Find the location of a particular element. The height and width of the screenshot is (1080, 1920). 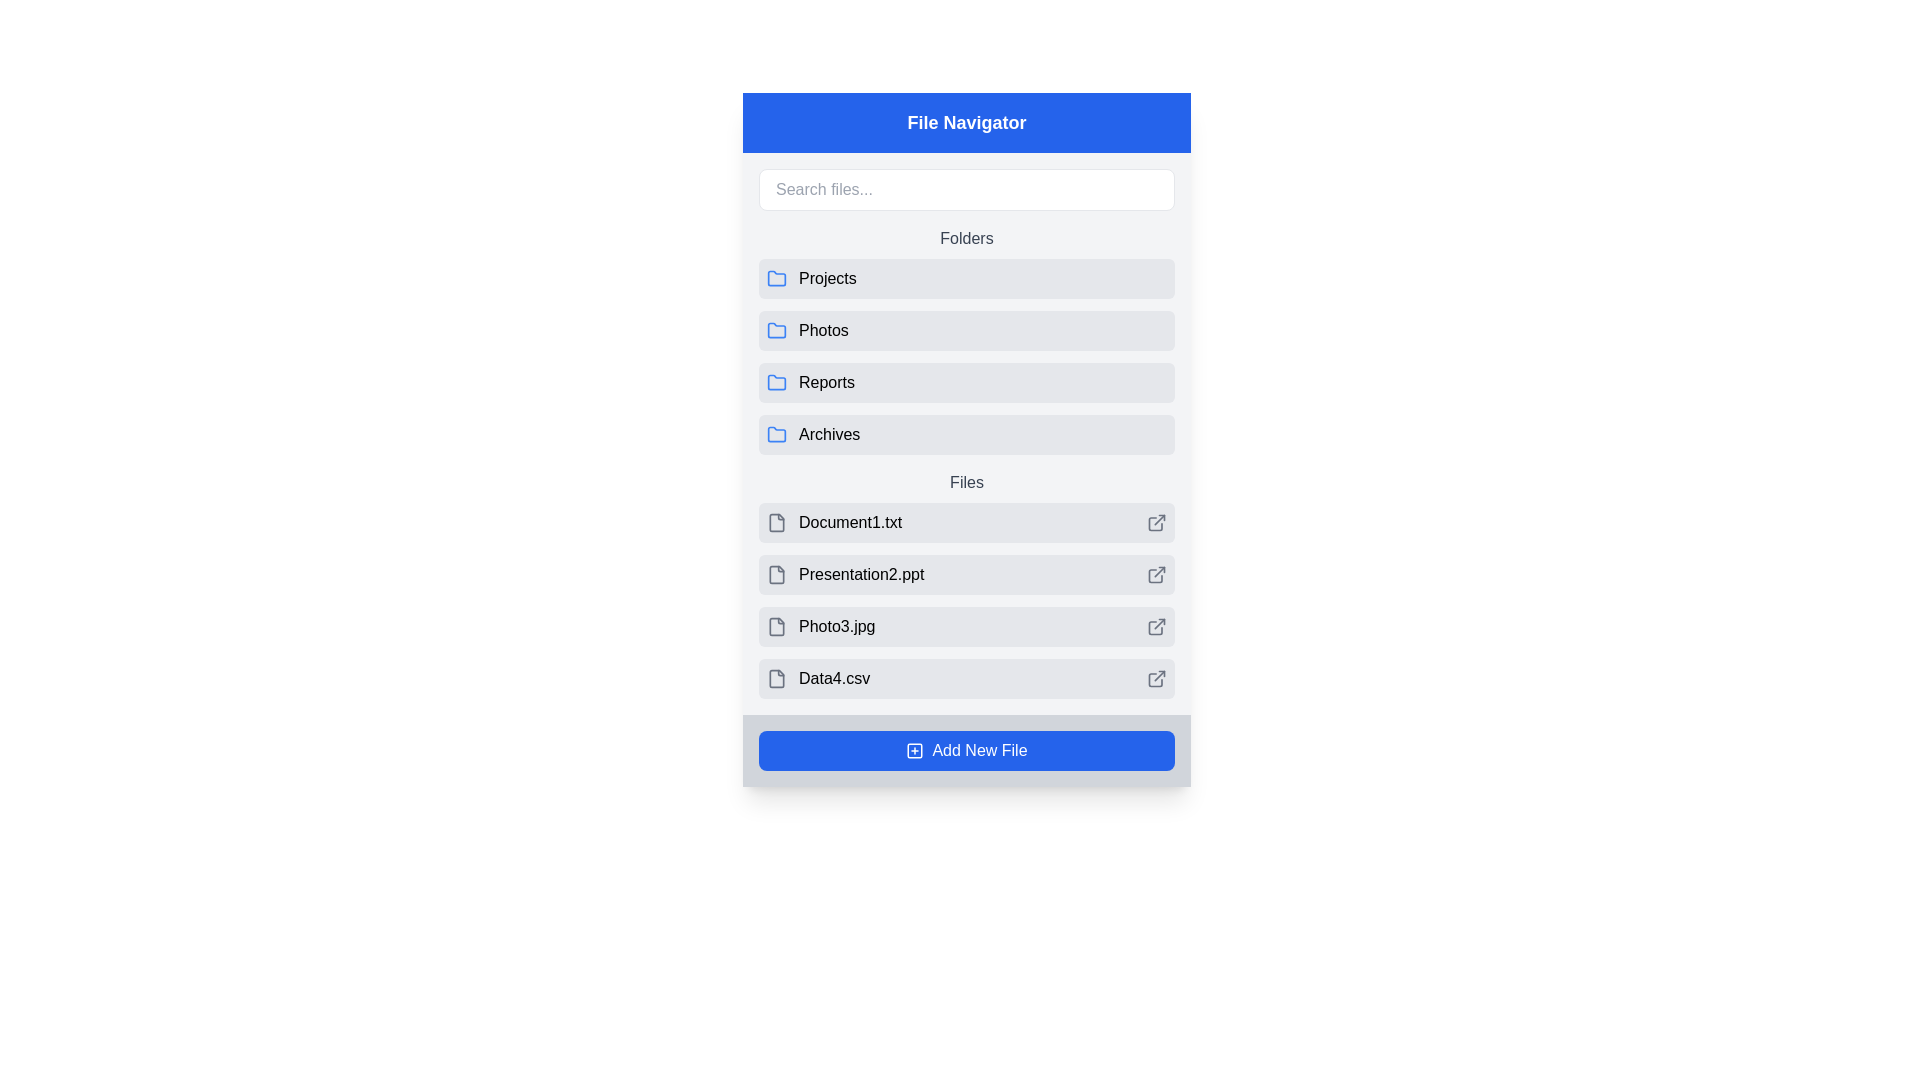

the third clickable list item panel labeled 'Reports' is located at coordinates (966, 382).